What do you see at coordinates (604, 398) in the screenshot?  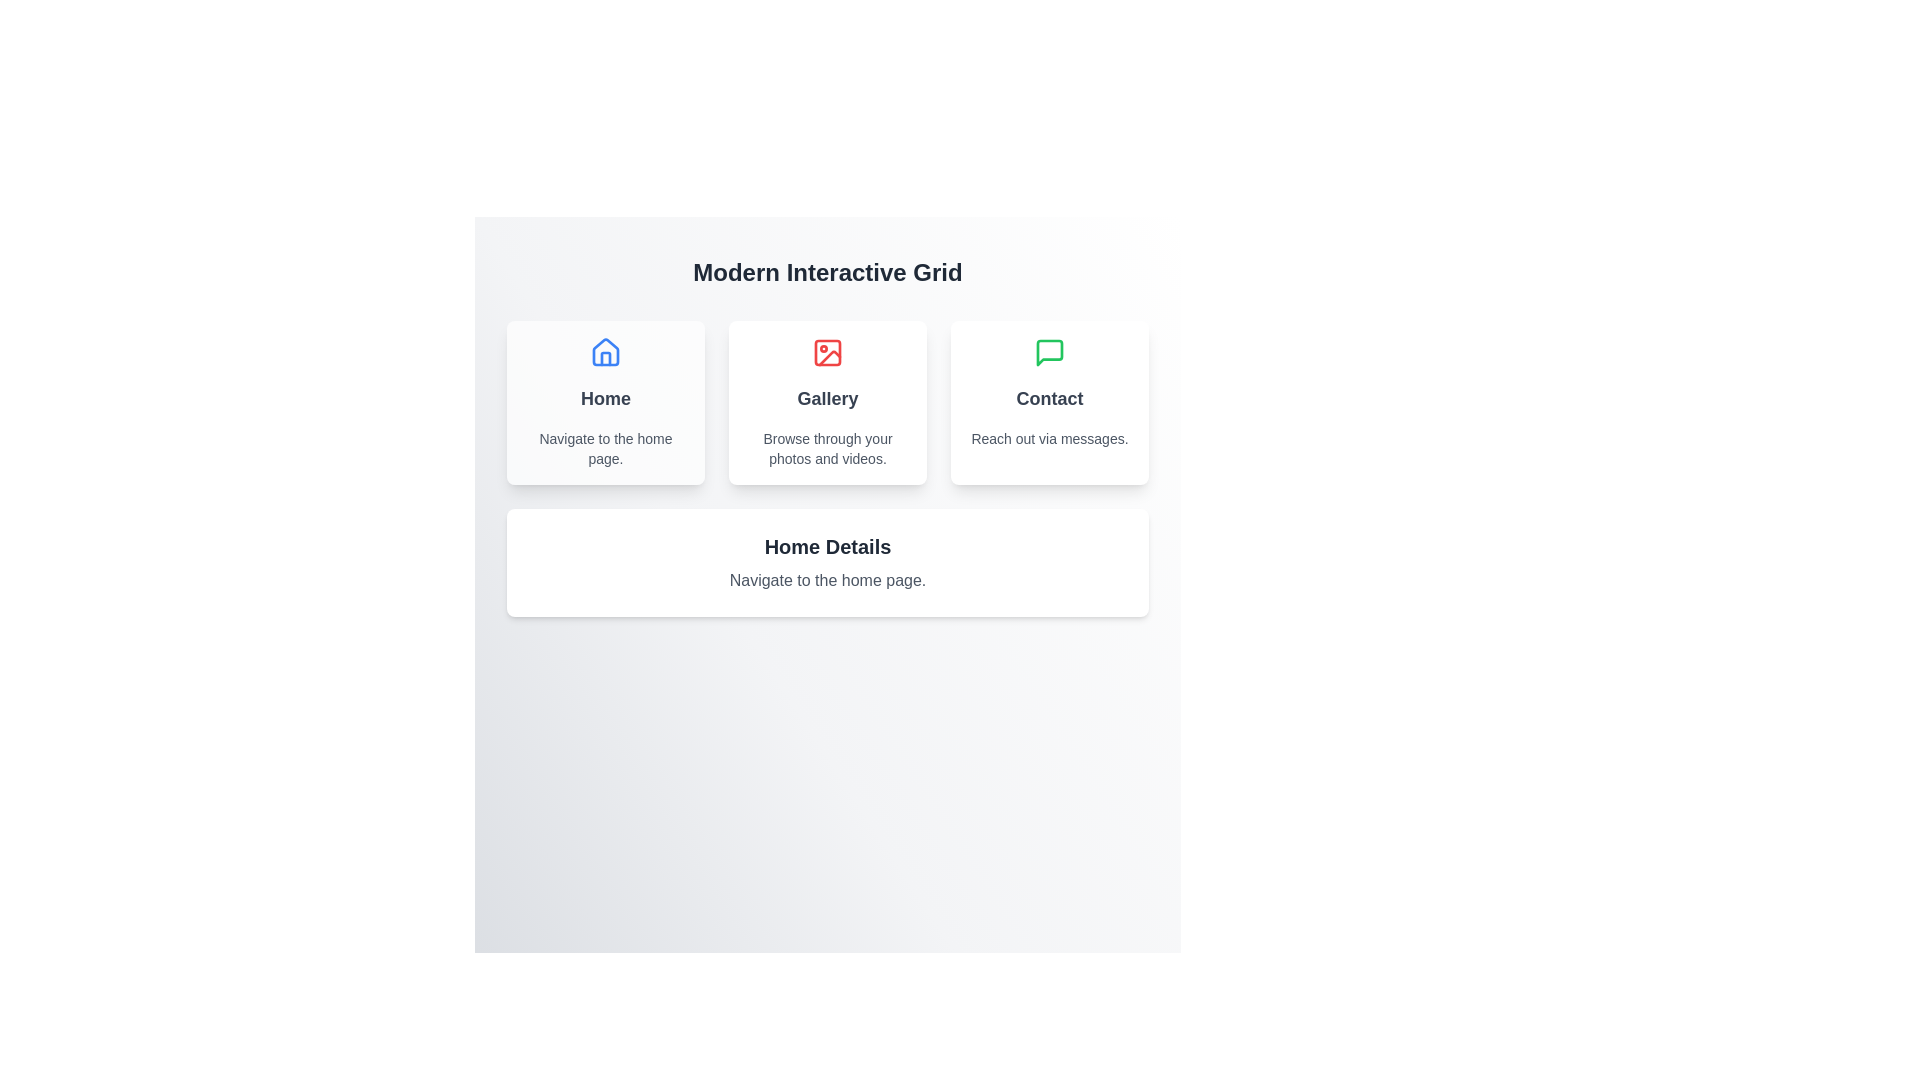 I see `text content of the label indicating the 'Home' button located in the top-left corner of the grid layout card` at bounding box center [604, 398].